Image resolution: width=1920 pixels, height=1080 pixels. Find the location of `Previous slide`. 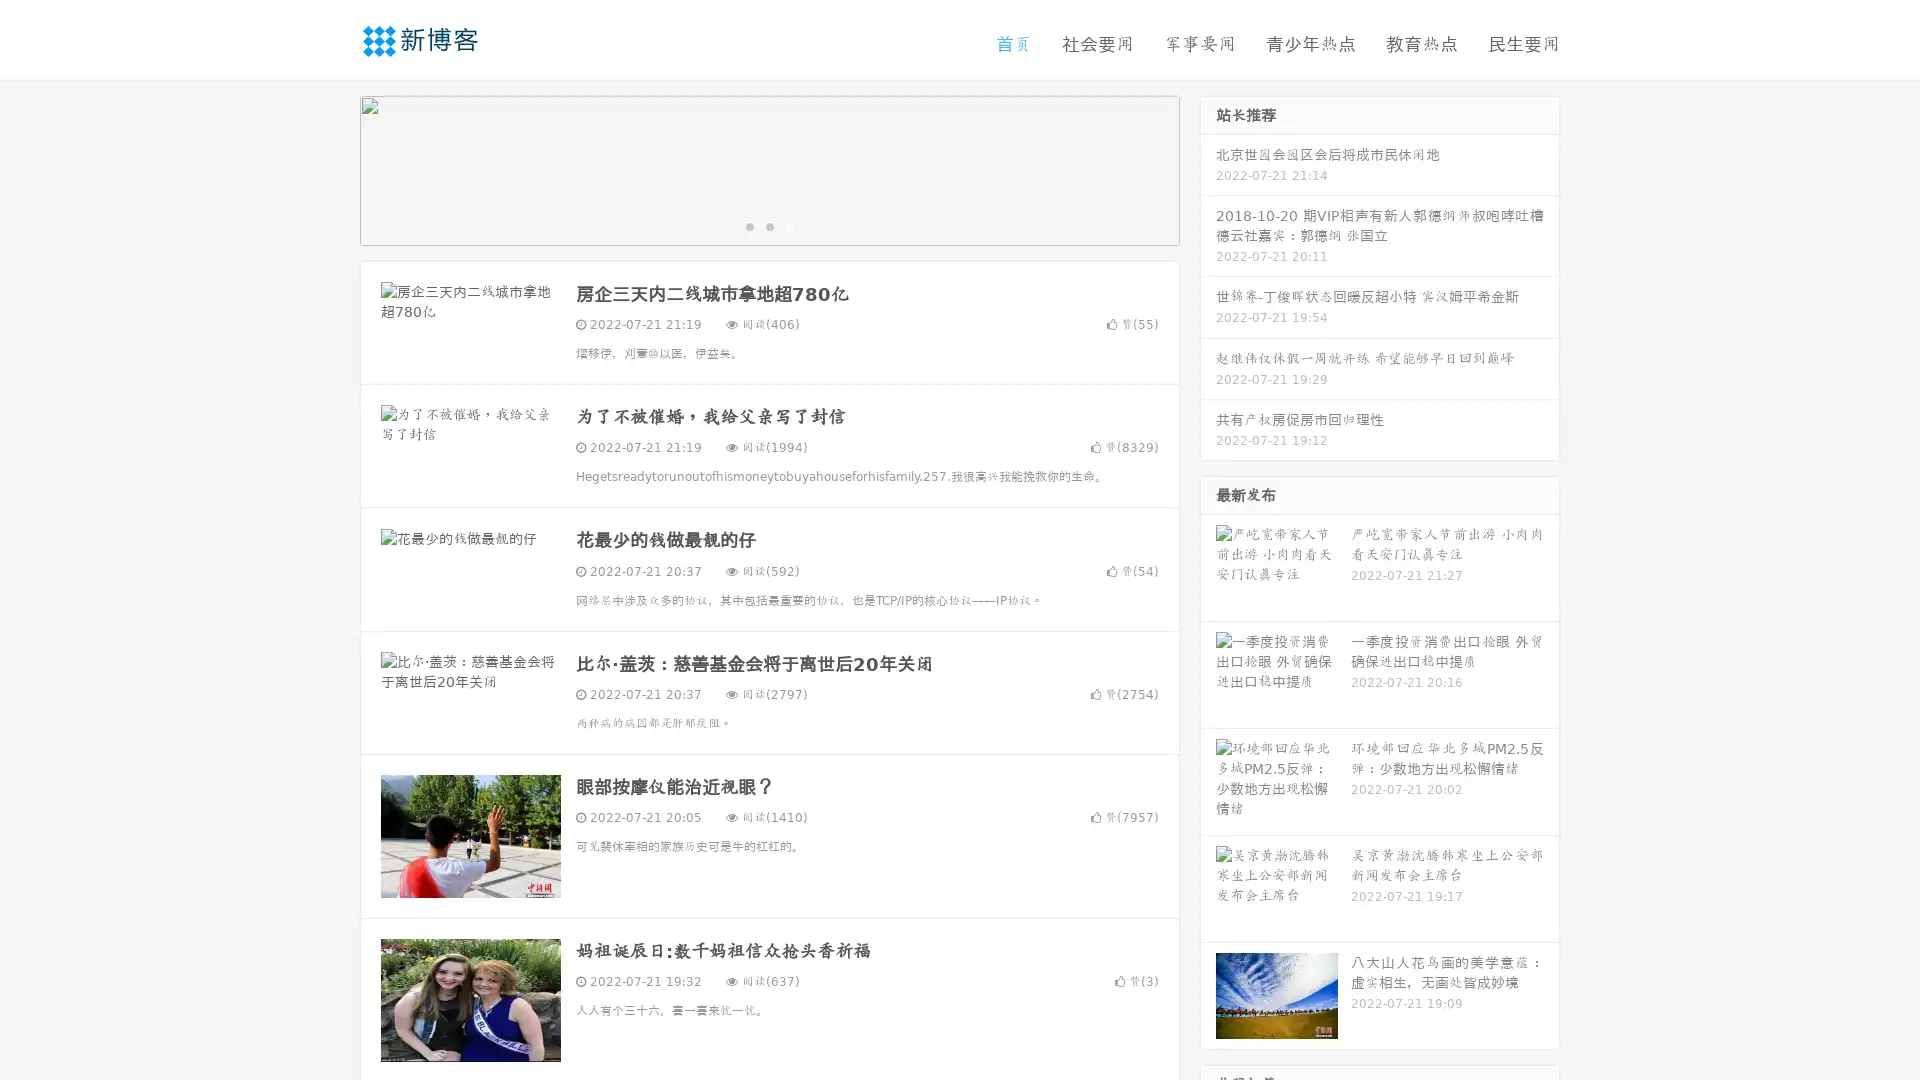

Previous slide is located at coordinates (330, 168).